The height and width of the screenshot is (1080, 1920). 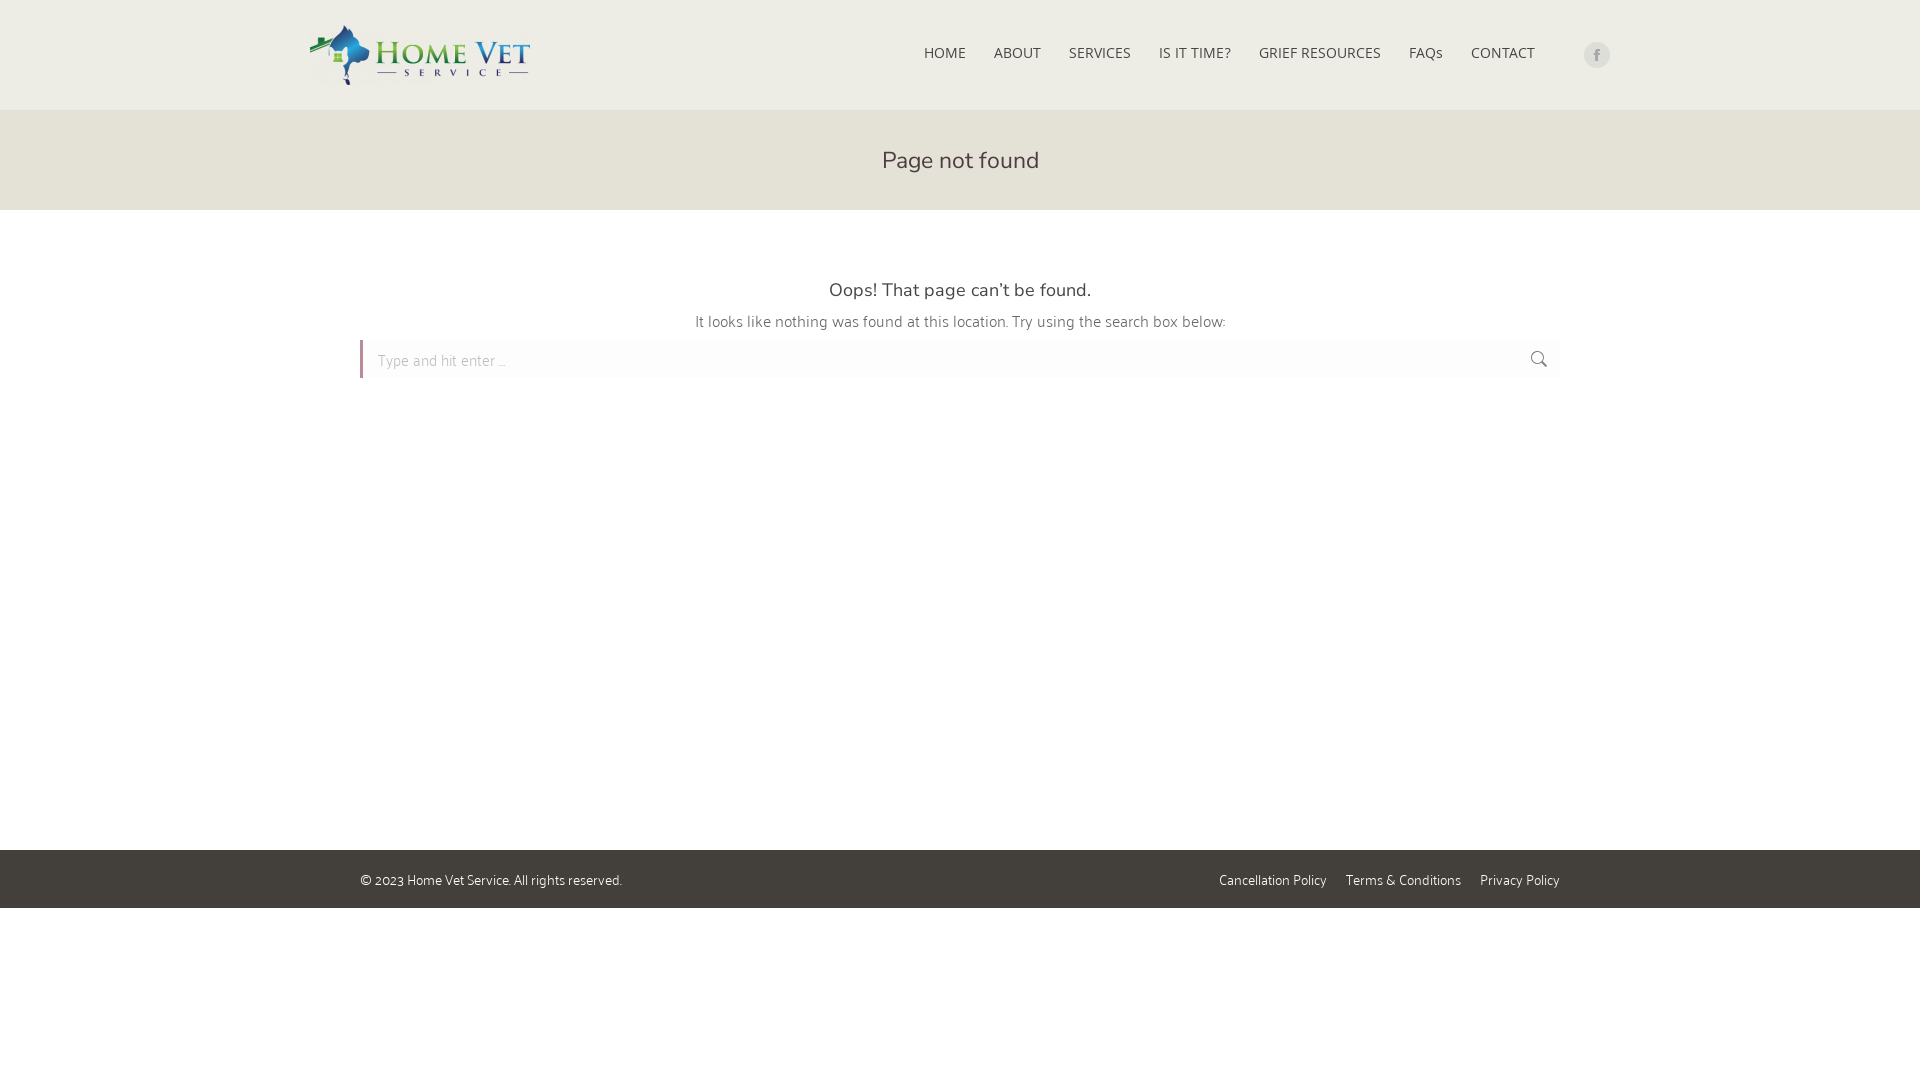 I want to click on 'IS IT TIME?', so click(x=1195, y=53).